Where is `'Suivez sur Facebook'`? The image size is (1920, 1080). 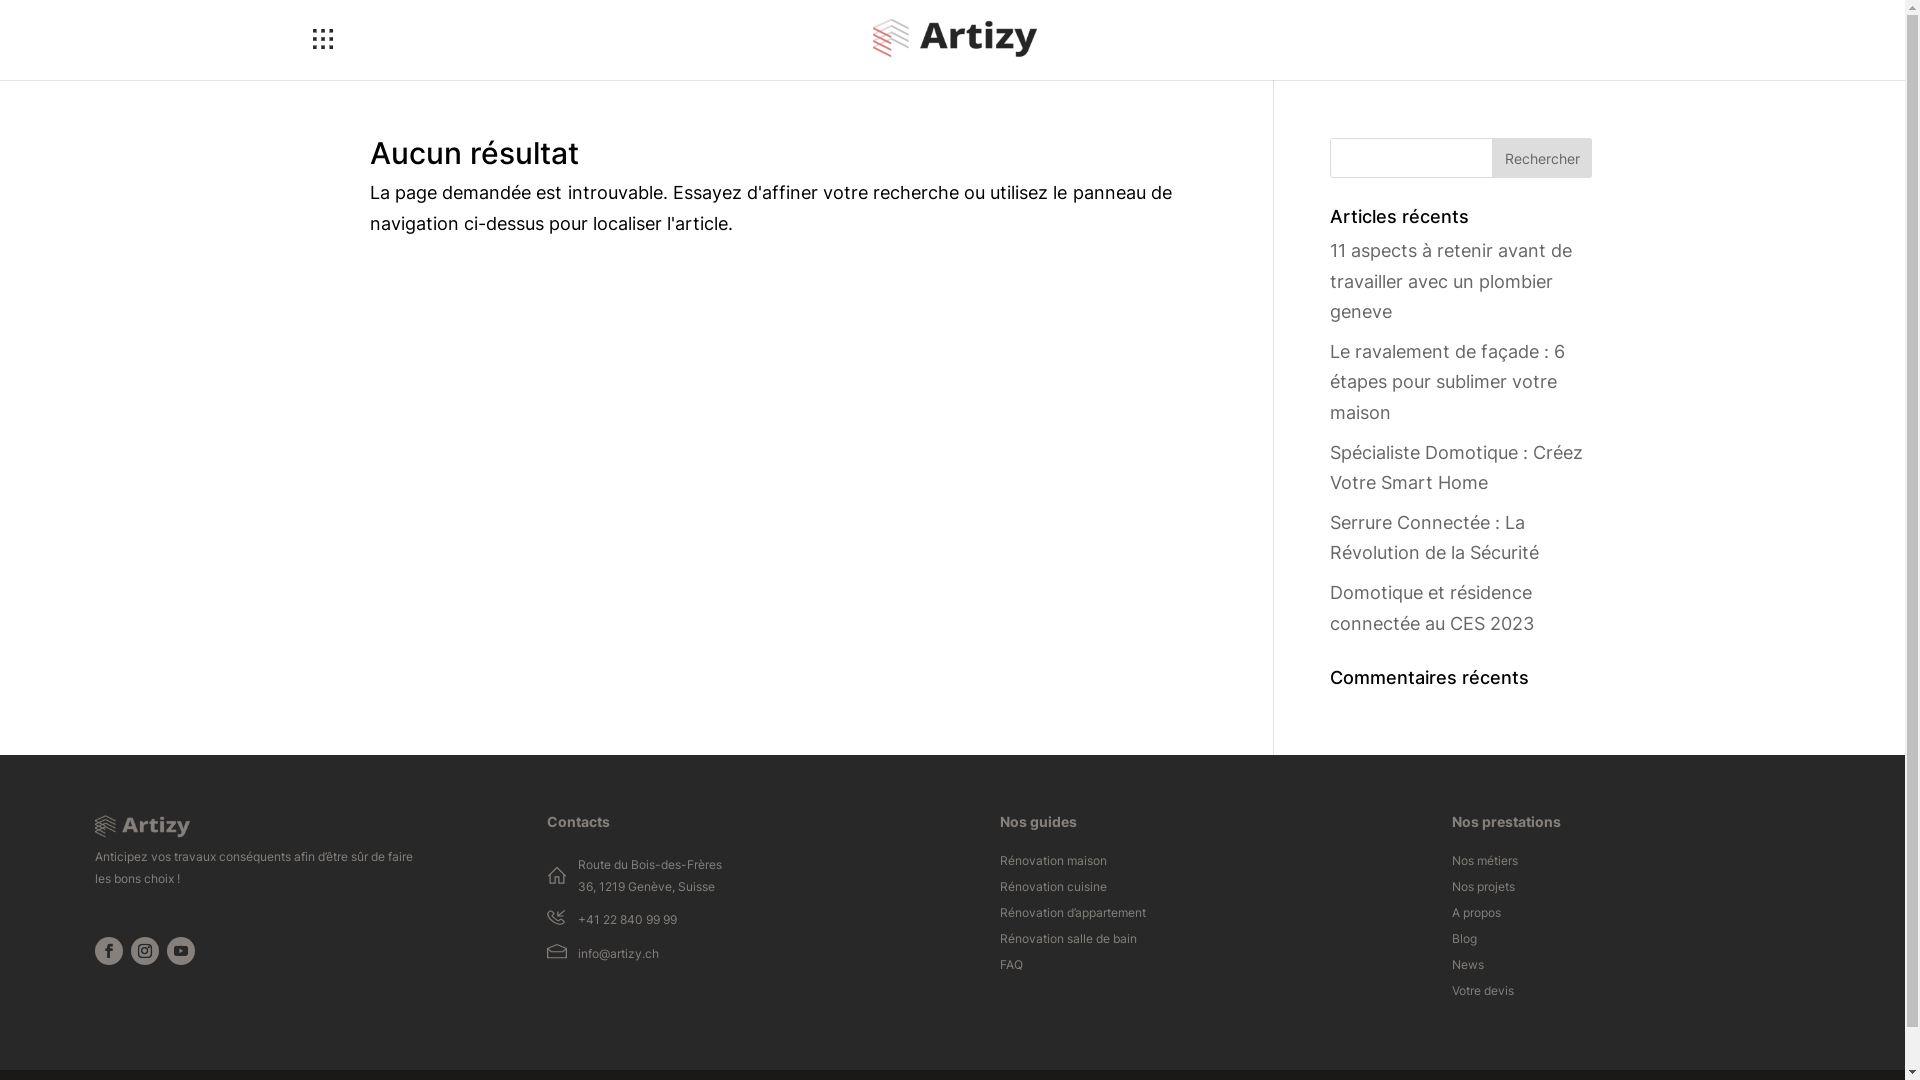 'Suivez sur Facebook' is located at coordinates (108, 950).